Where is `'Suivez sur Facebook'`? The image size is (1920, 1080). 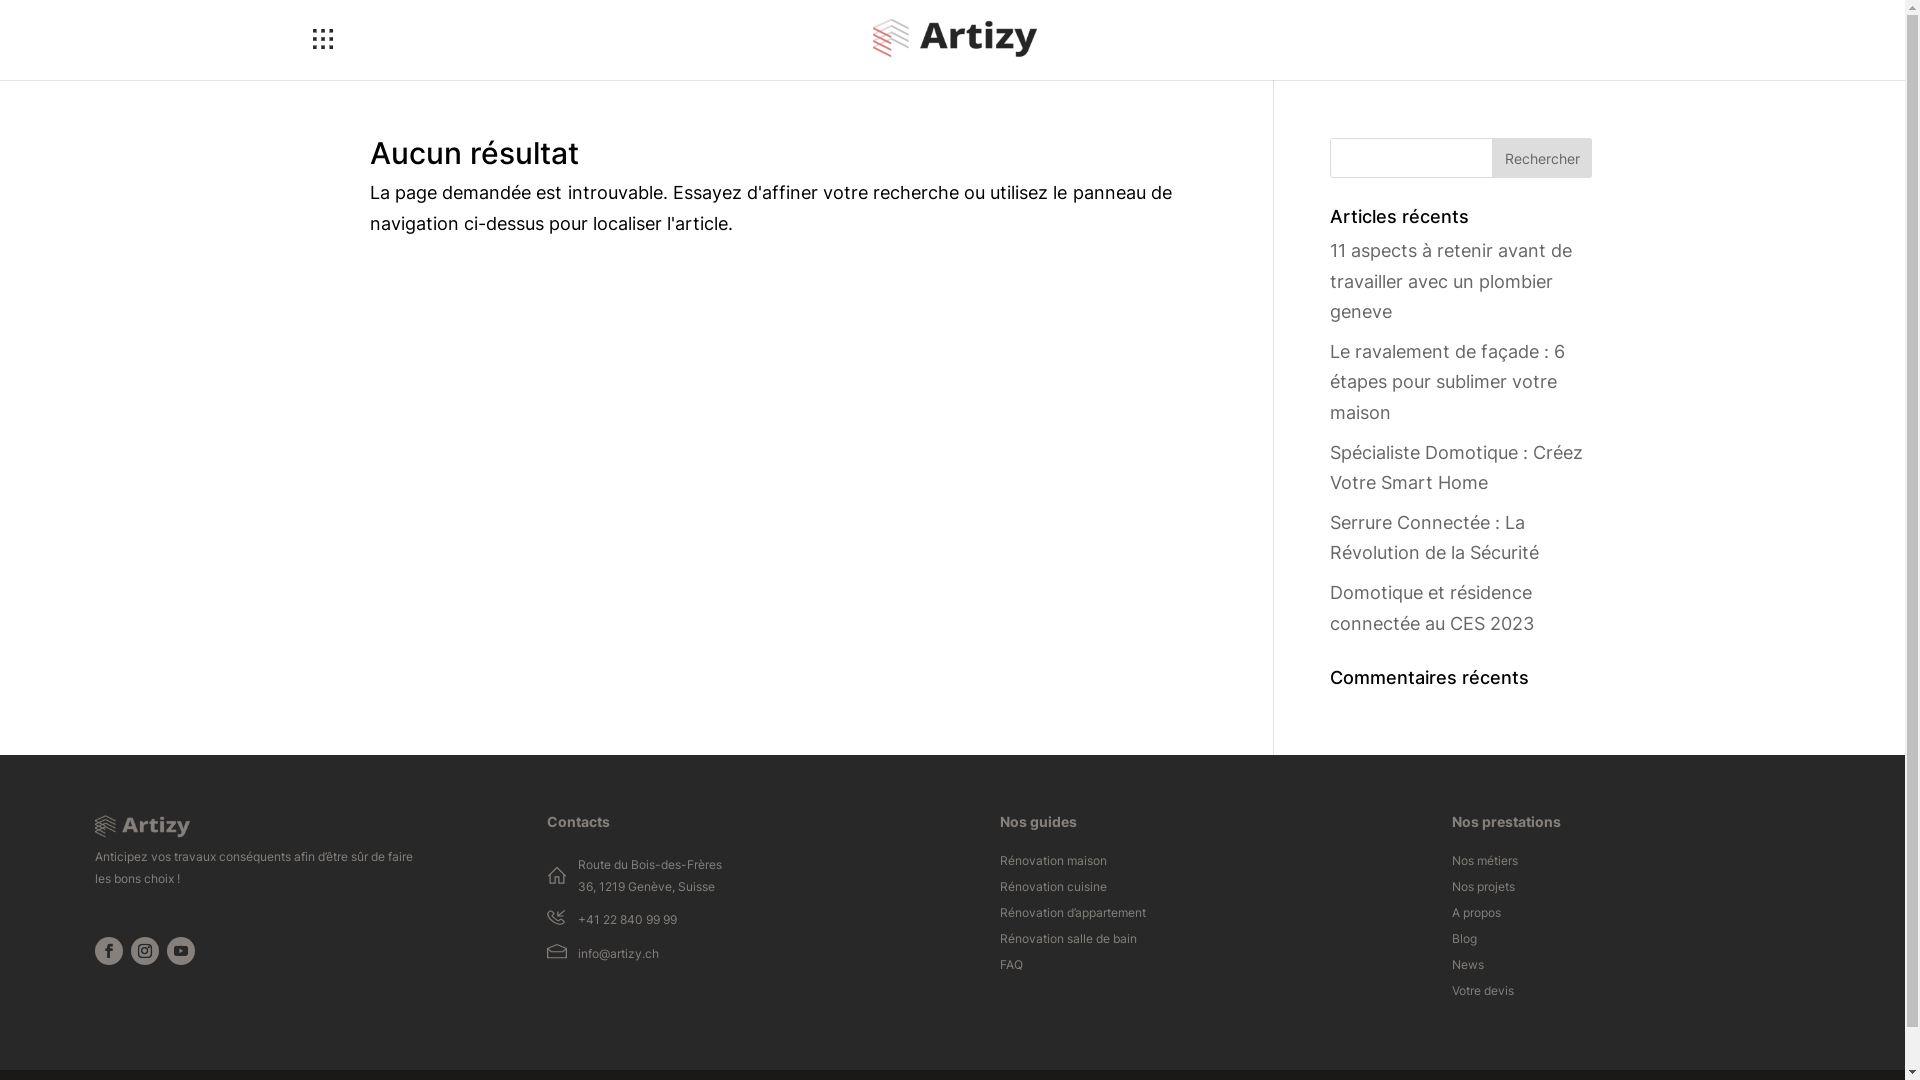 'Suivez sur Facebook' is located at coordinates (108, 950).